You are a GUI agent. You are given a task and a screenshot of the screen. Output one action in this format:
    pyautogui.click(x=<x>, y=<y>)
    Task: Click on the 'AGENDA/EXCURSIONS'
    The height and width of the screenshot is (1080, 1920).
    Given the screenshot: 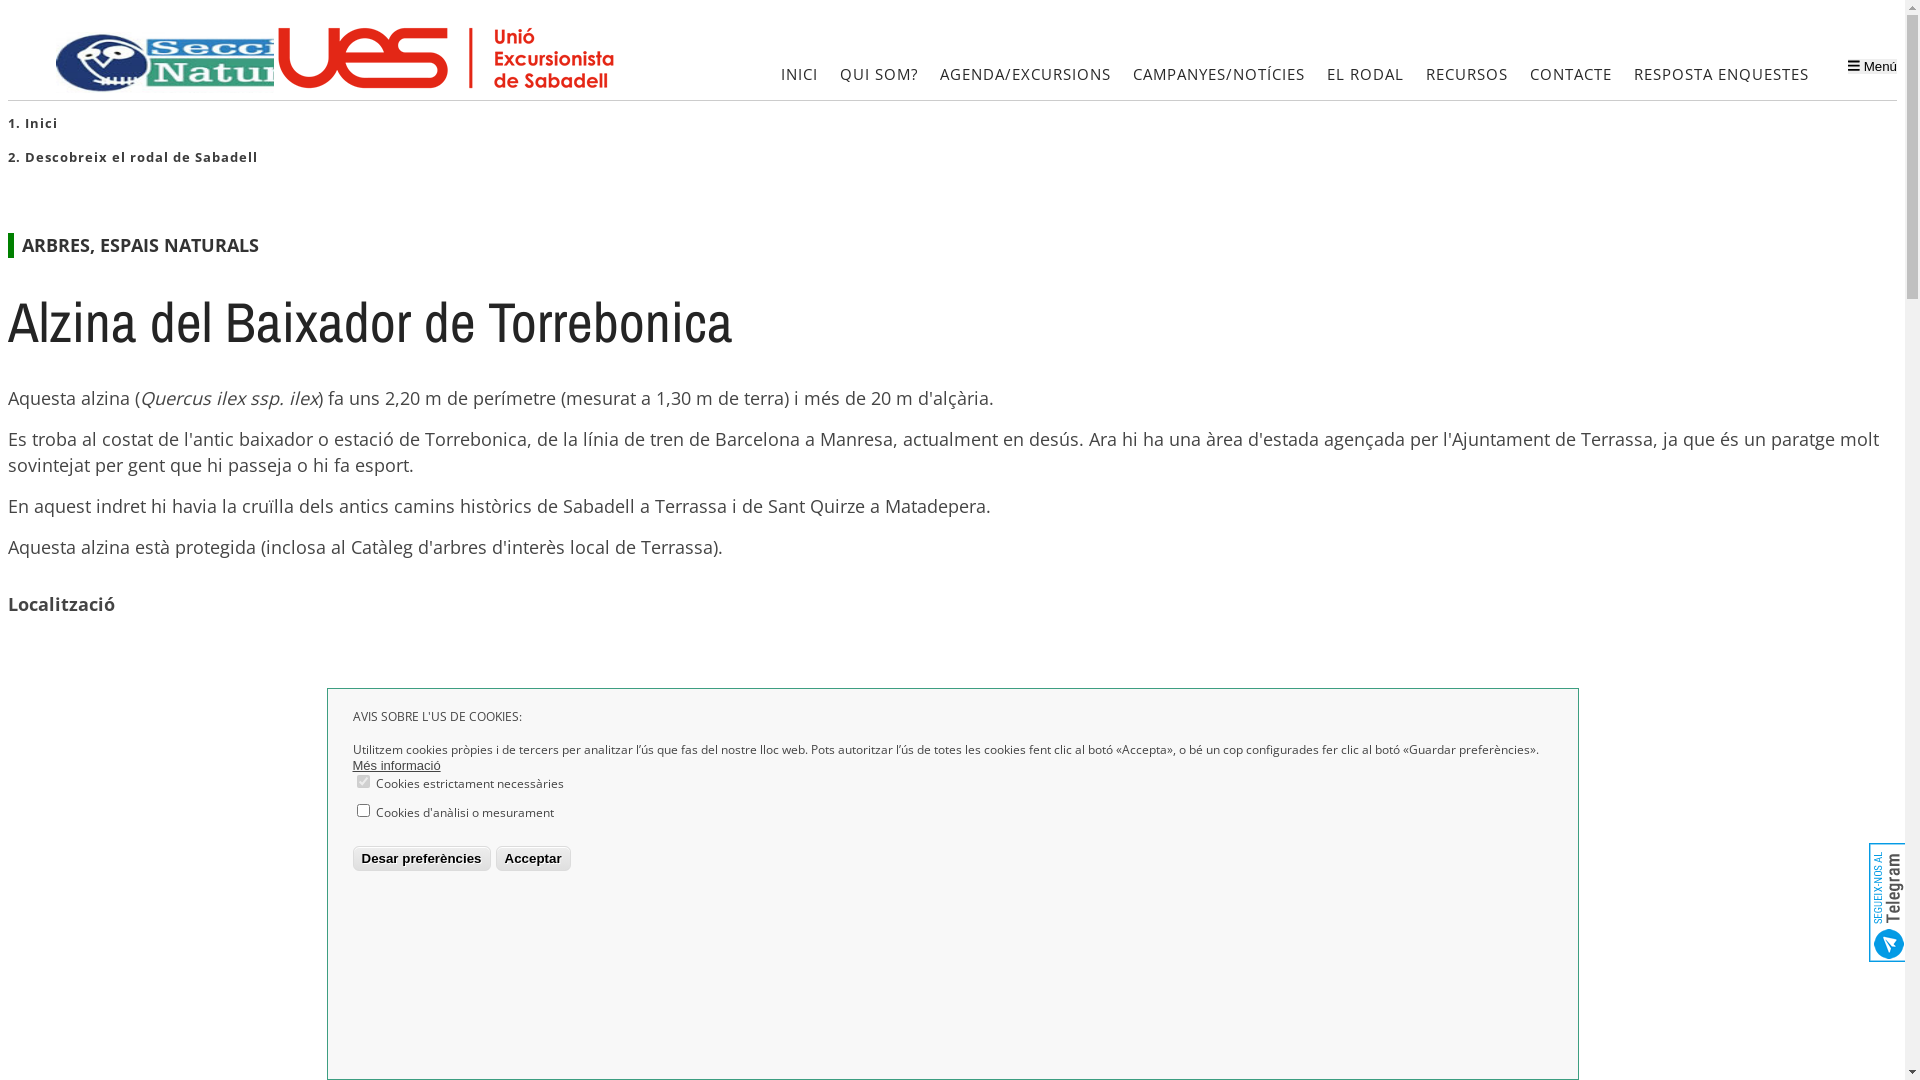 What is the action you would take?
    pyautogui.click(x=930, y=74)
    